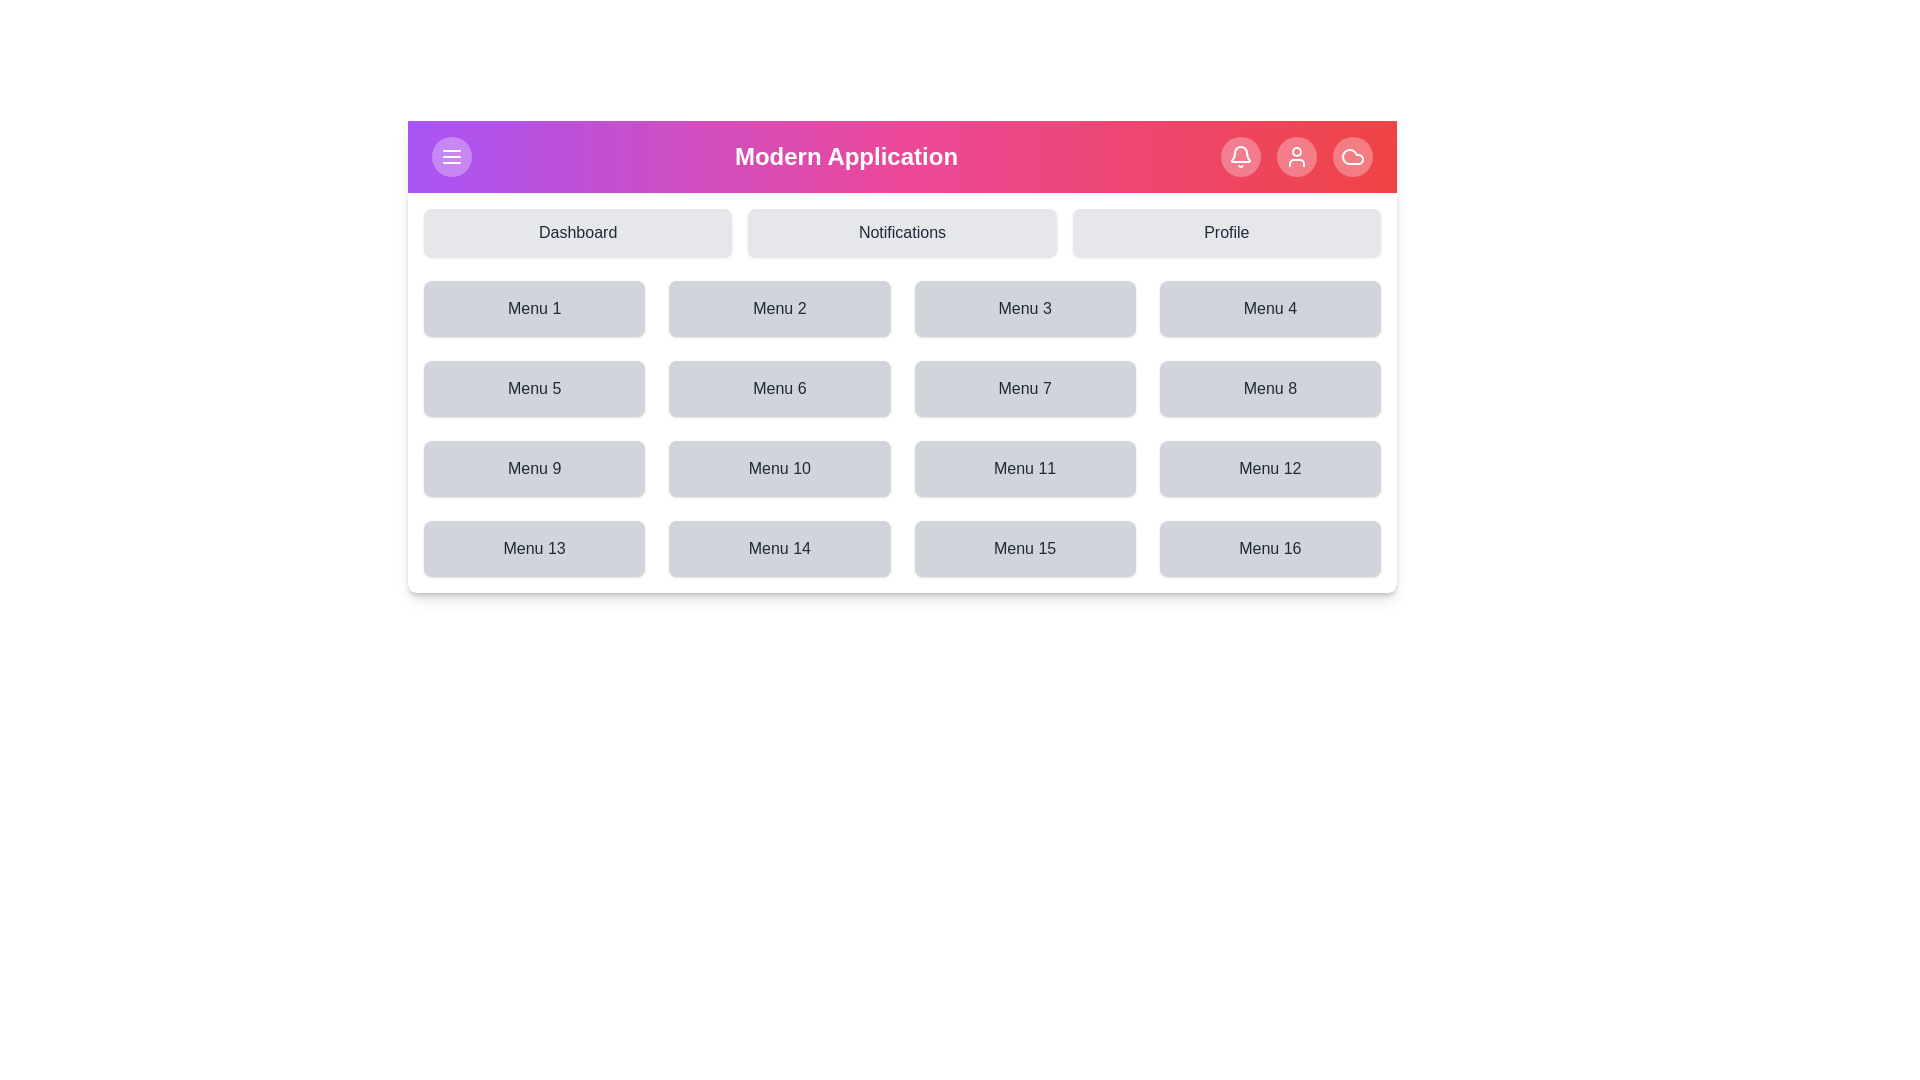 This screenshot has width=1920, height=1080. What do you see at coordinates (1225, 231) in the screenshot?
I see `the Profile tab in the navigation bar` at bounding box center [1225, 231].